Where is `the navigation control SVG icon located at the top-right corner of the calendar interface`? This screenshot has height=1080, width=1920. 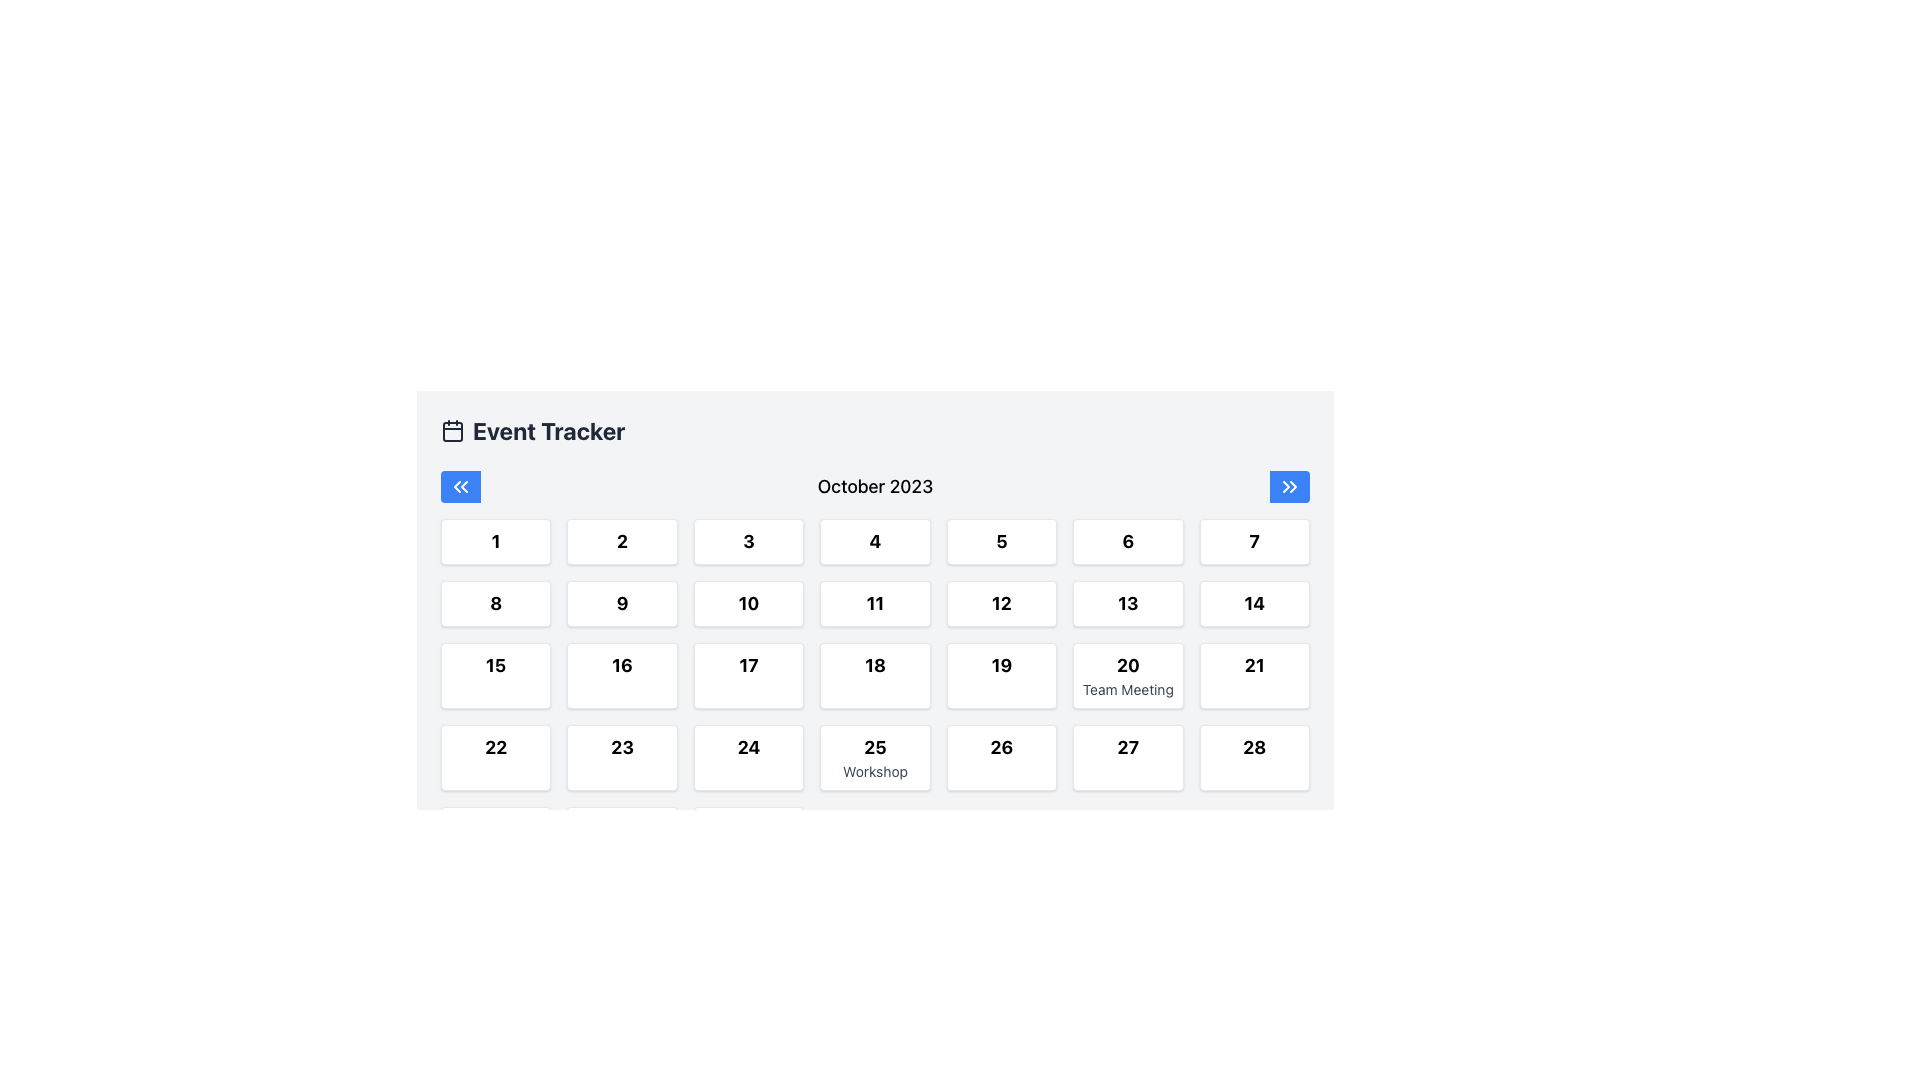 the navigation control SVG icon located at the top-right corner of the calendar interface is located at coordinates (1290, 486).